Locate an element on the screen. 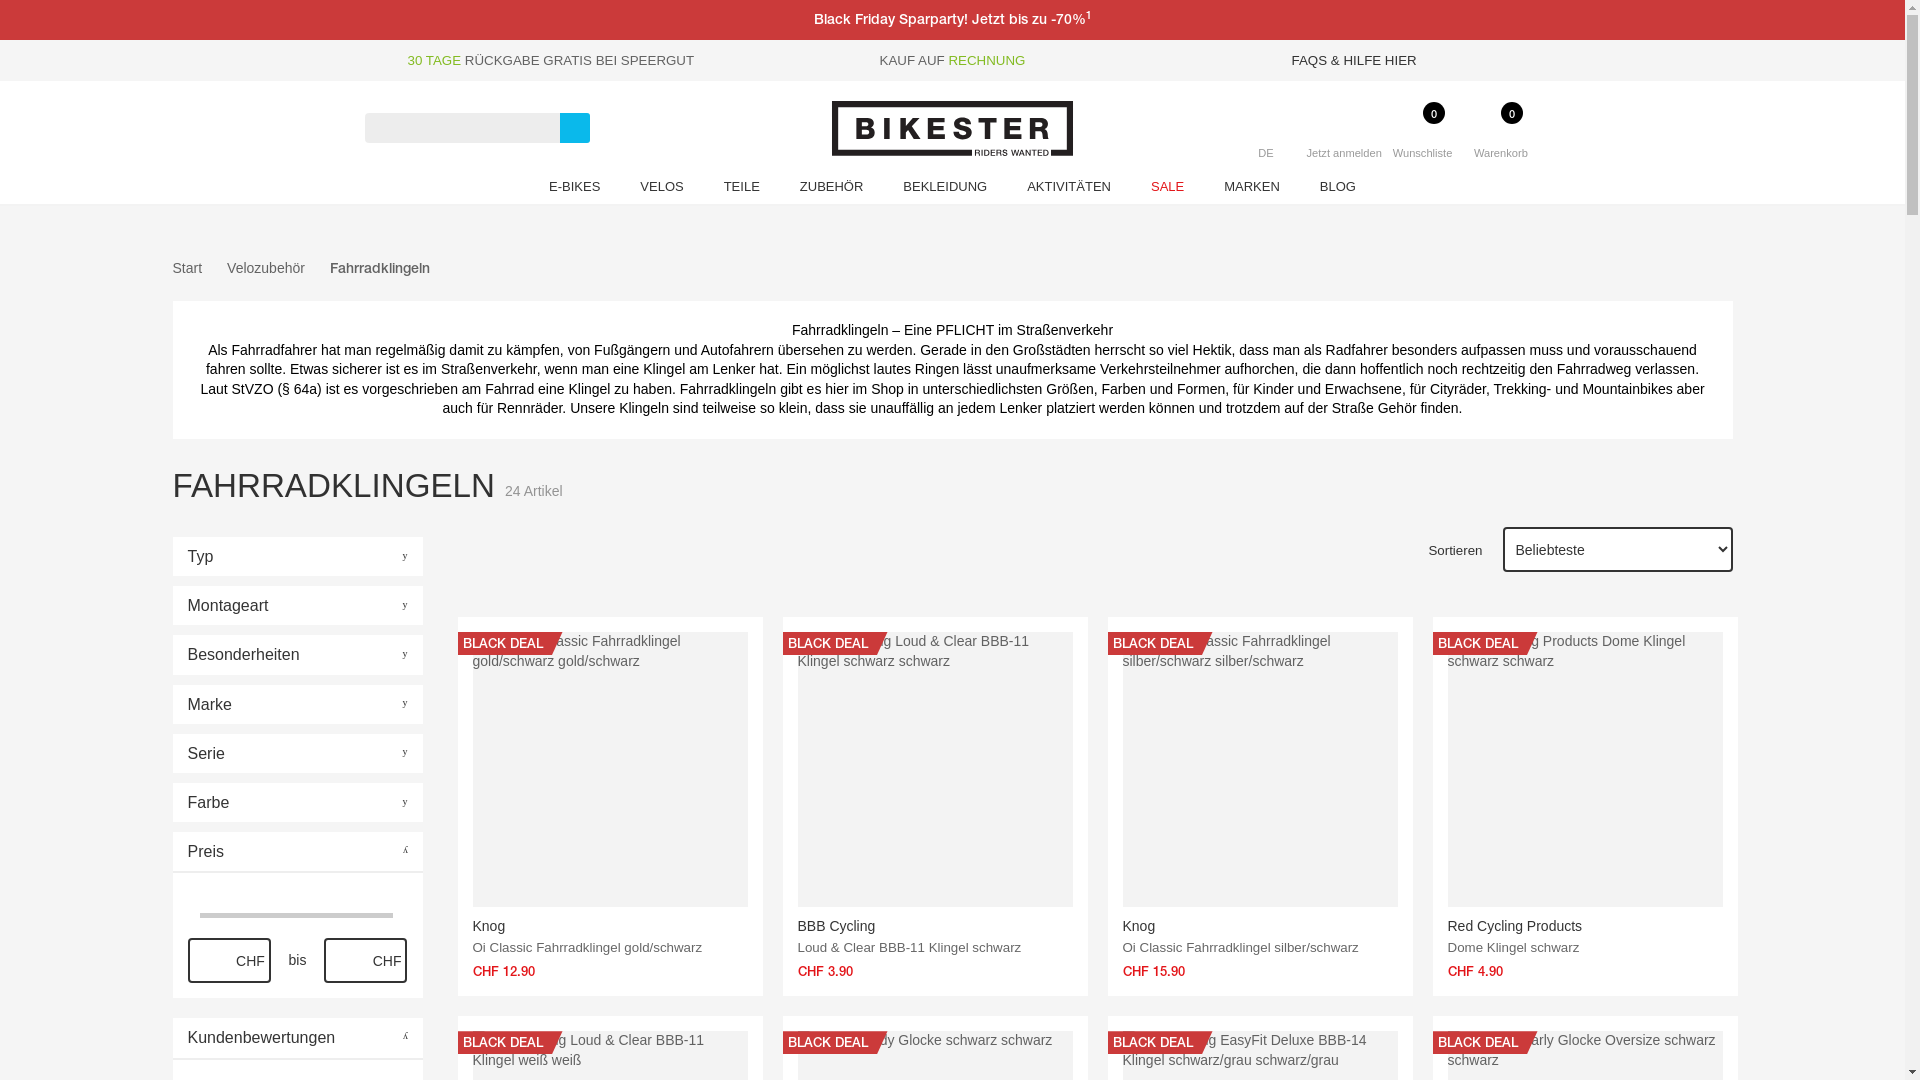 Image resolution: width=1920 pixels, height=1080 pixels. 'BLOG' is located at coordinates (1300, 189).